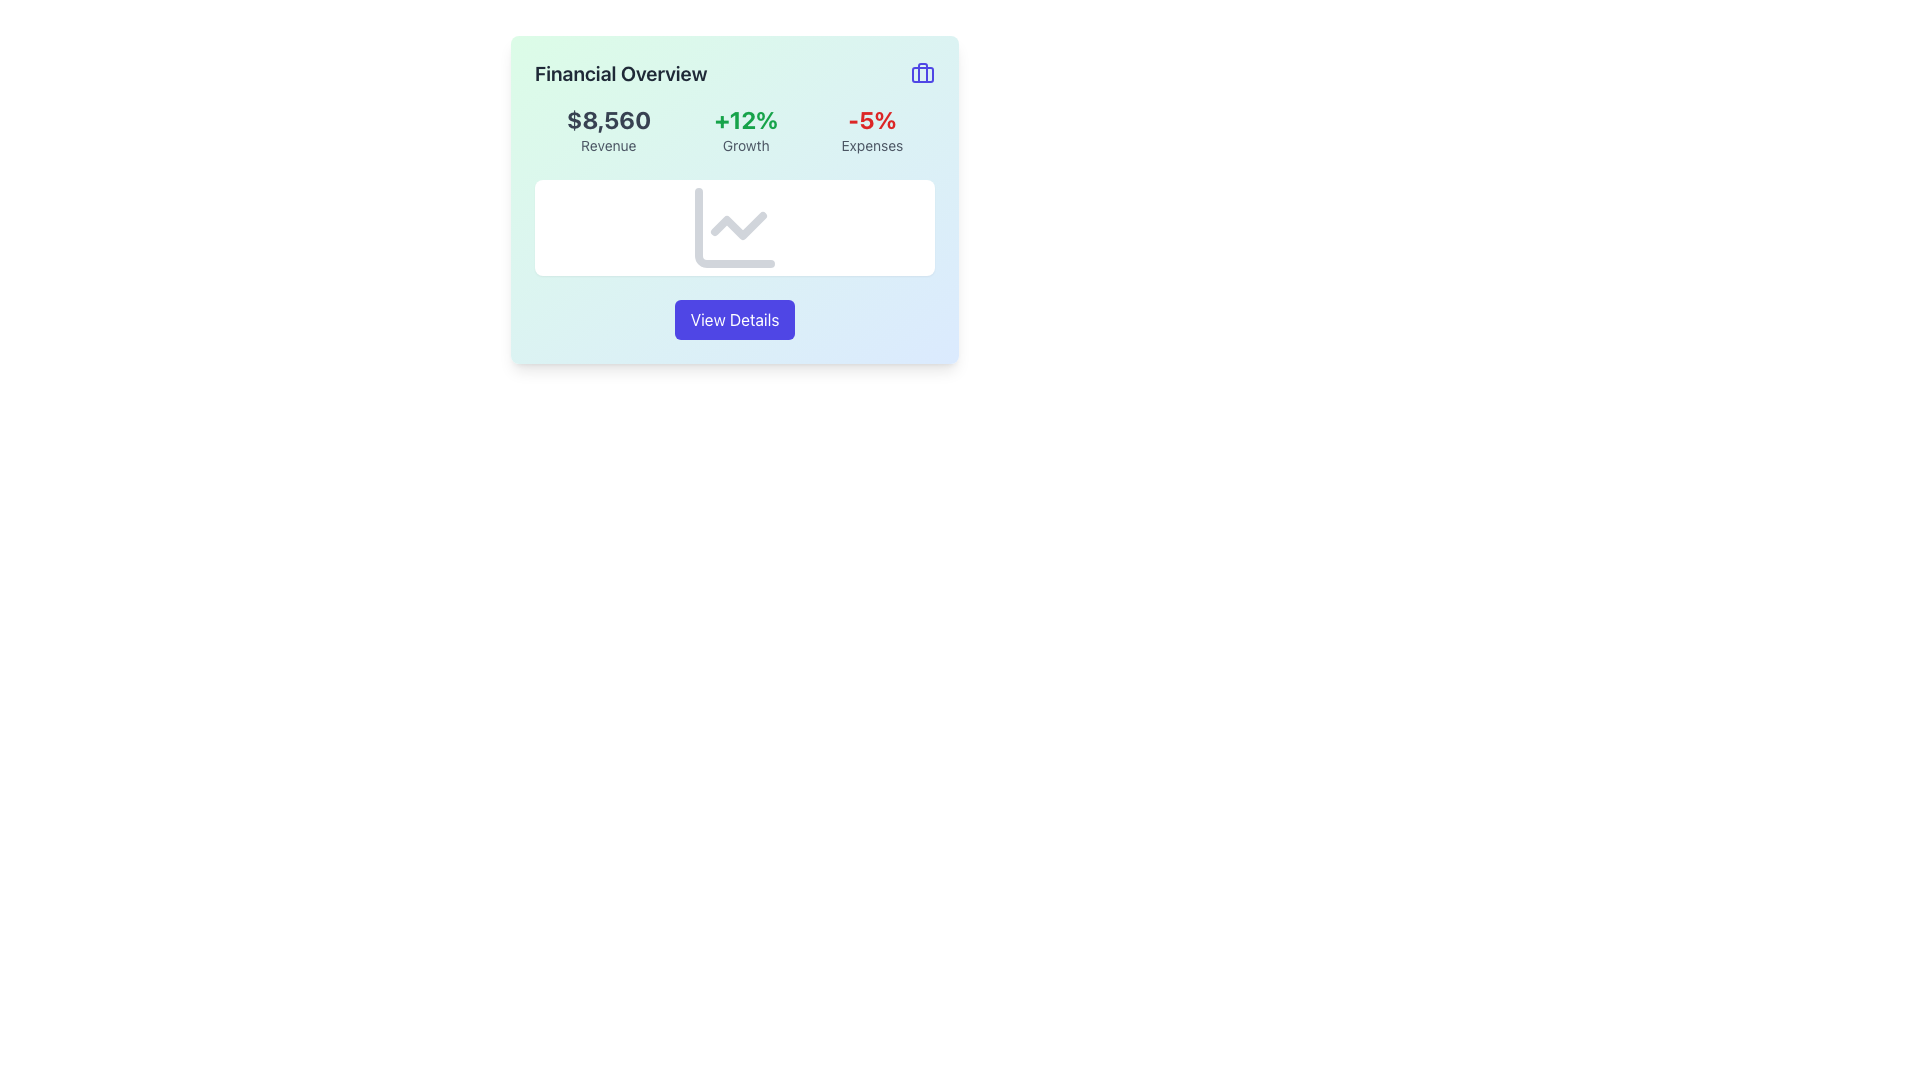 The height and width of the screenshot is (1080, 1920). What do you see at coordinates (733, 319) in the screenshot?
I see `the rectangular button with a purple background and white text reading 'View Details' to trigger visual feedback` at bounding box center [733, 319].